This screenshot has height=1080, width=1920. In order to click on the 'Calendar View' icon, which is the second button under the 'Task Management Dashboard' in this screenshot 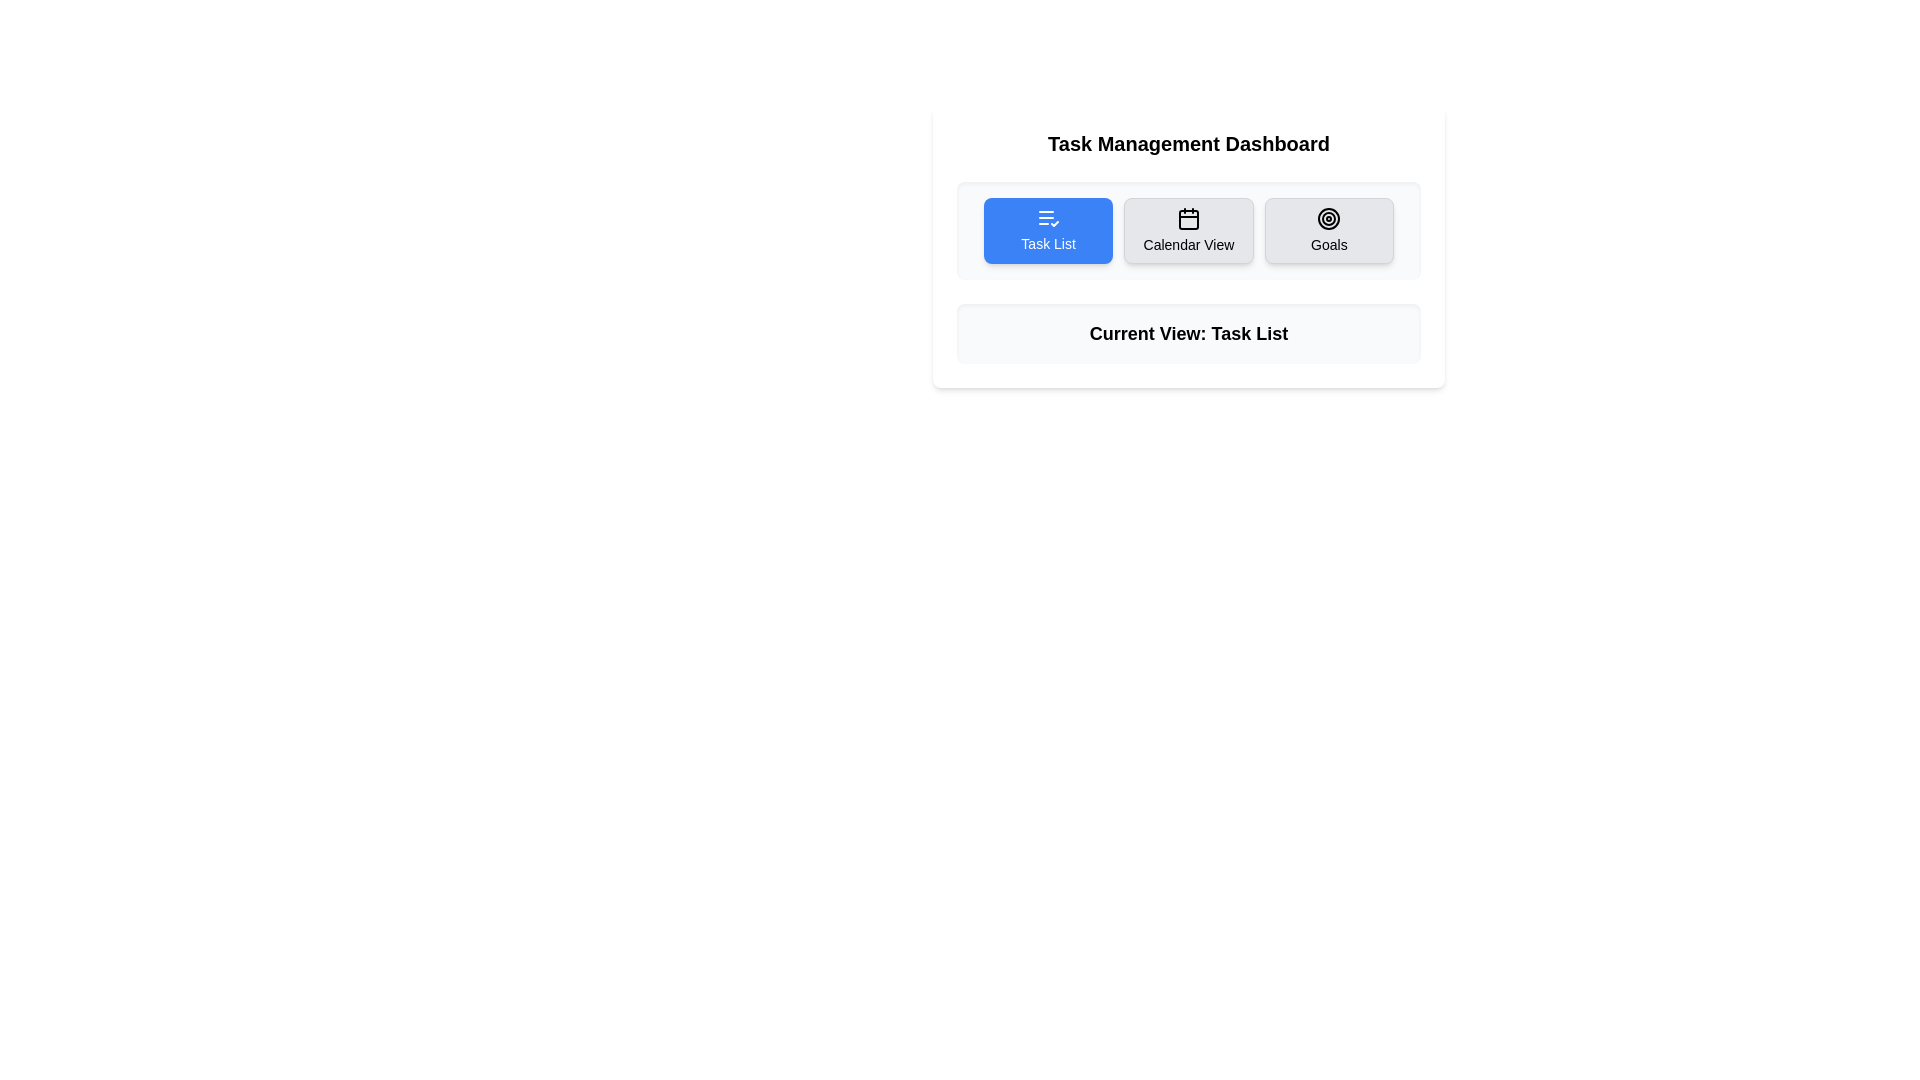, I will do `click(1189, 219)`.